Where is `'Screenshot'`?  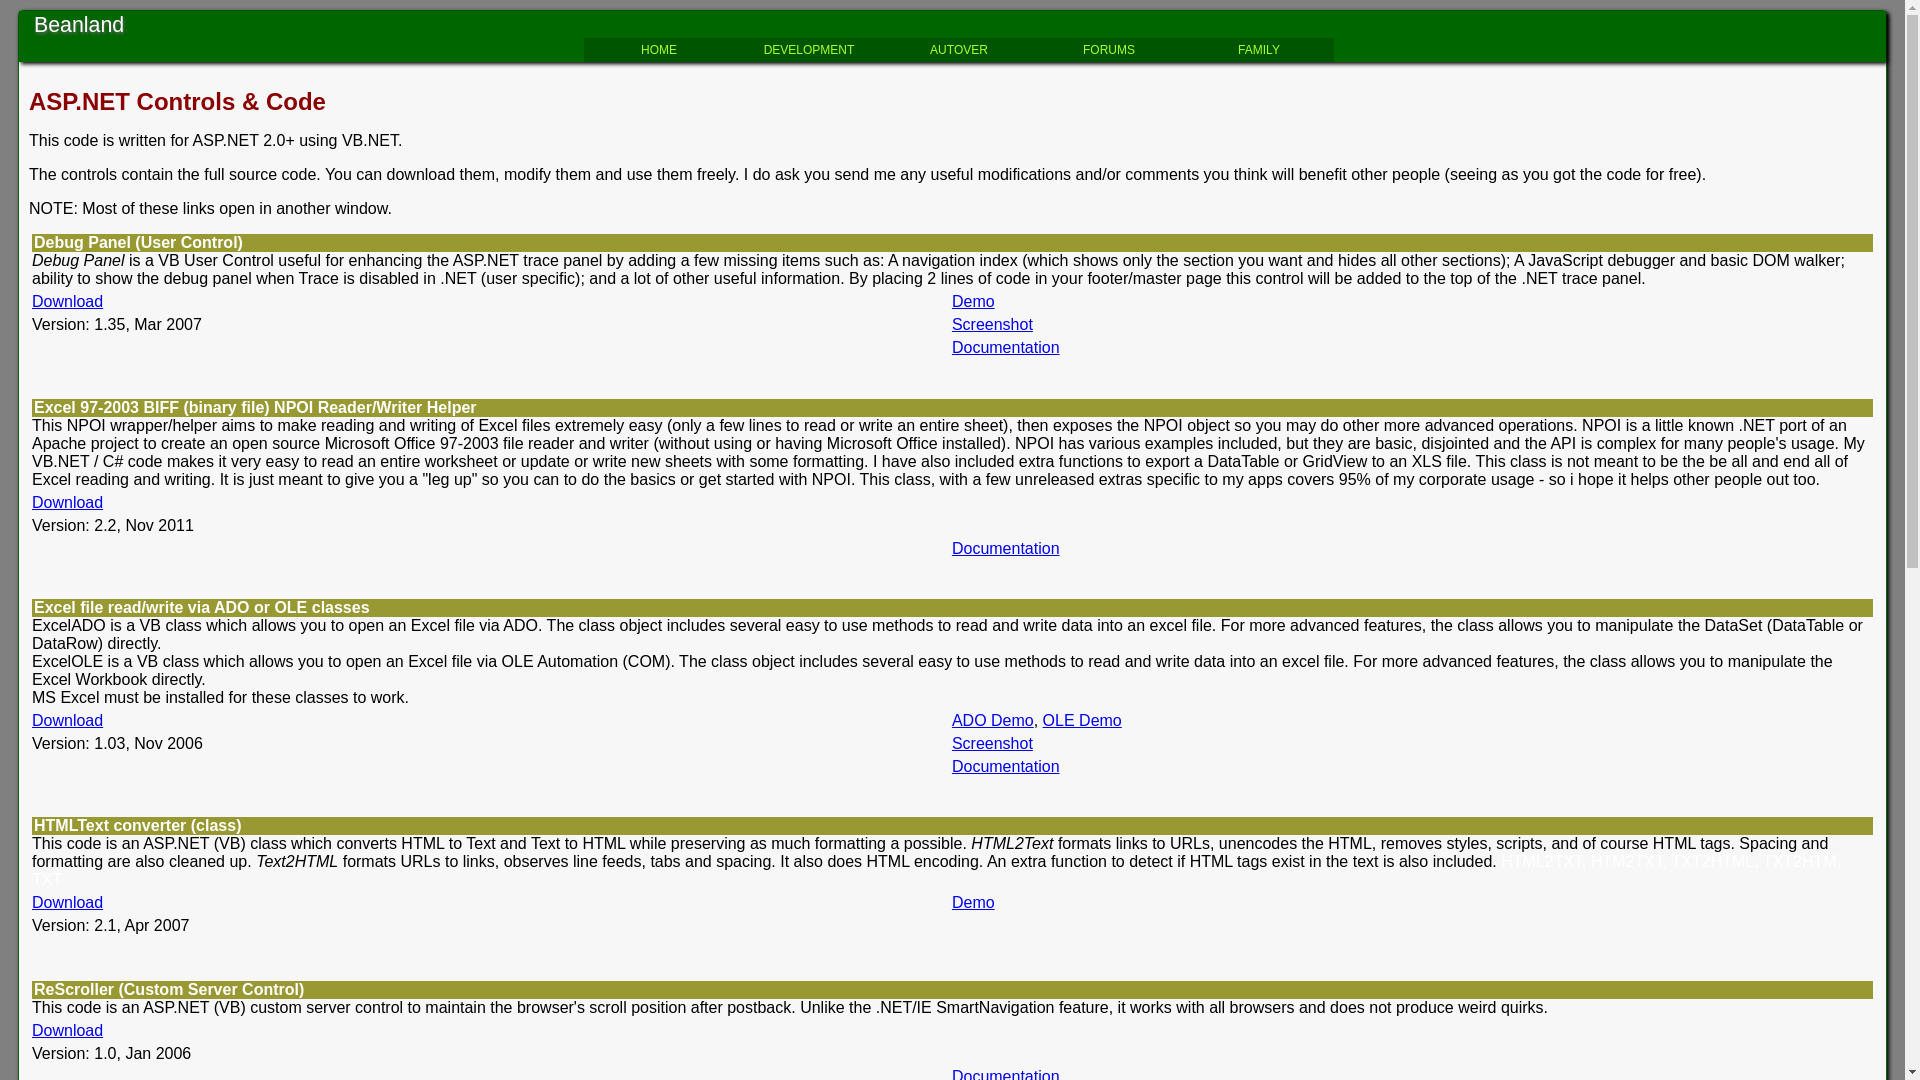 'Screenshot' is located at coordinates (992, 743).